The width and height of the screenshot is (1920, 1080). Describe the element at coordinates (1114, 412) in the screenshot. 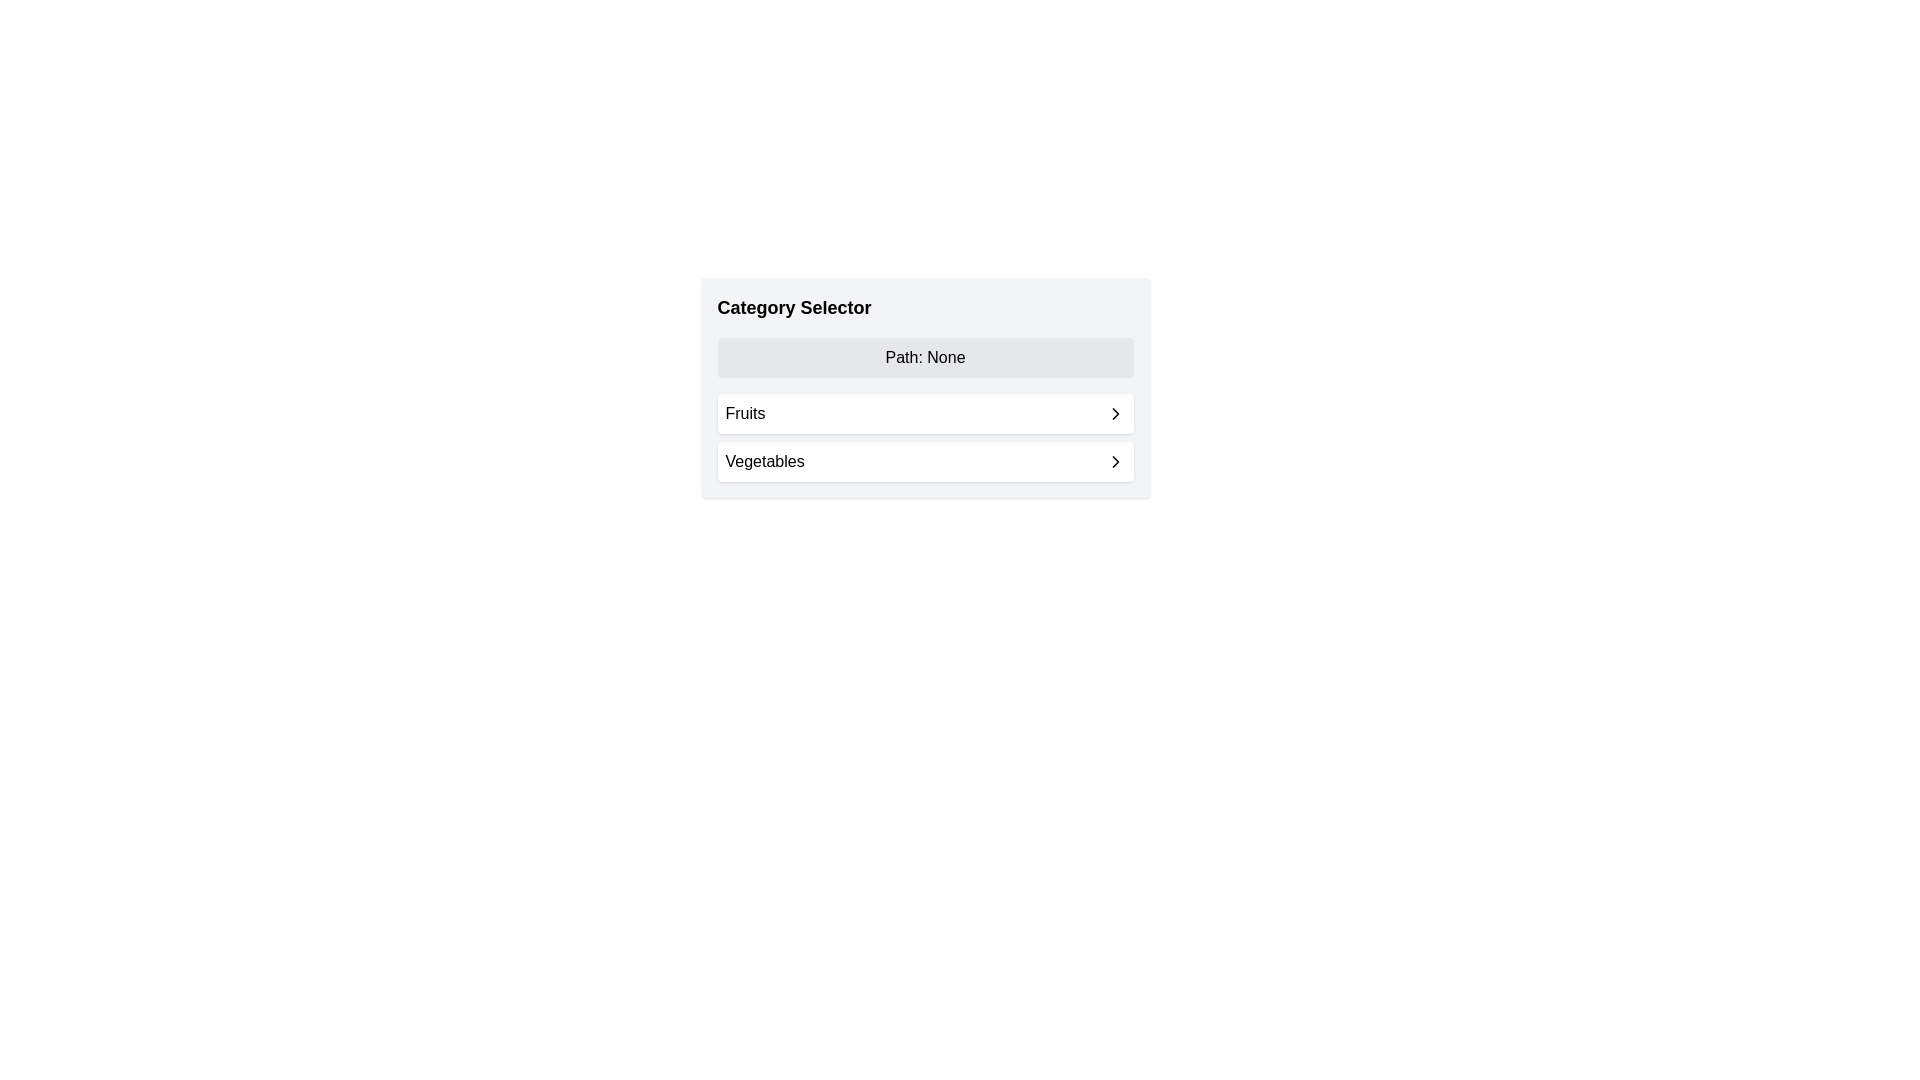

I see `the chevron icon on the right side of the 'Fruits' item in the 'Category Selector'` at that location.